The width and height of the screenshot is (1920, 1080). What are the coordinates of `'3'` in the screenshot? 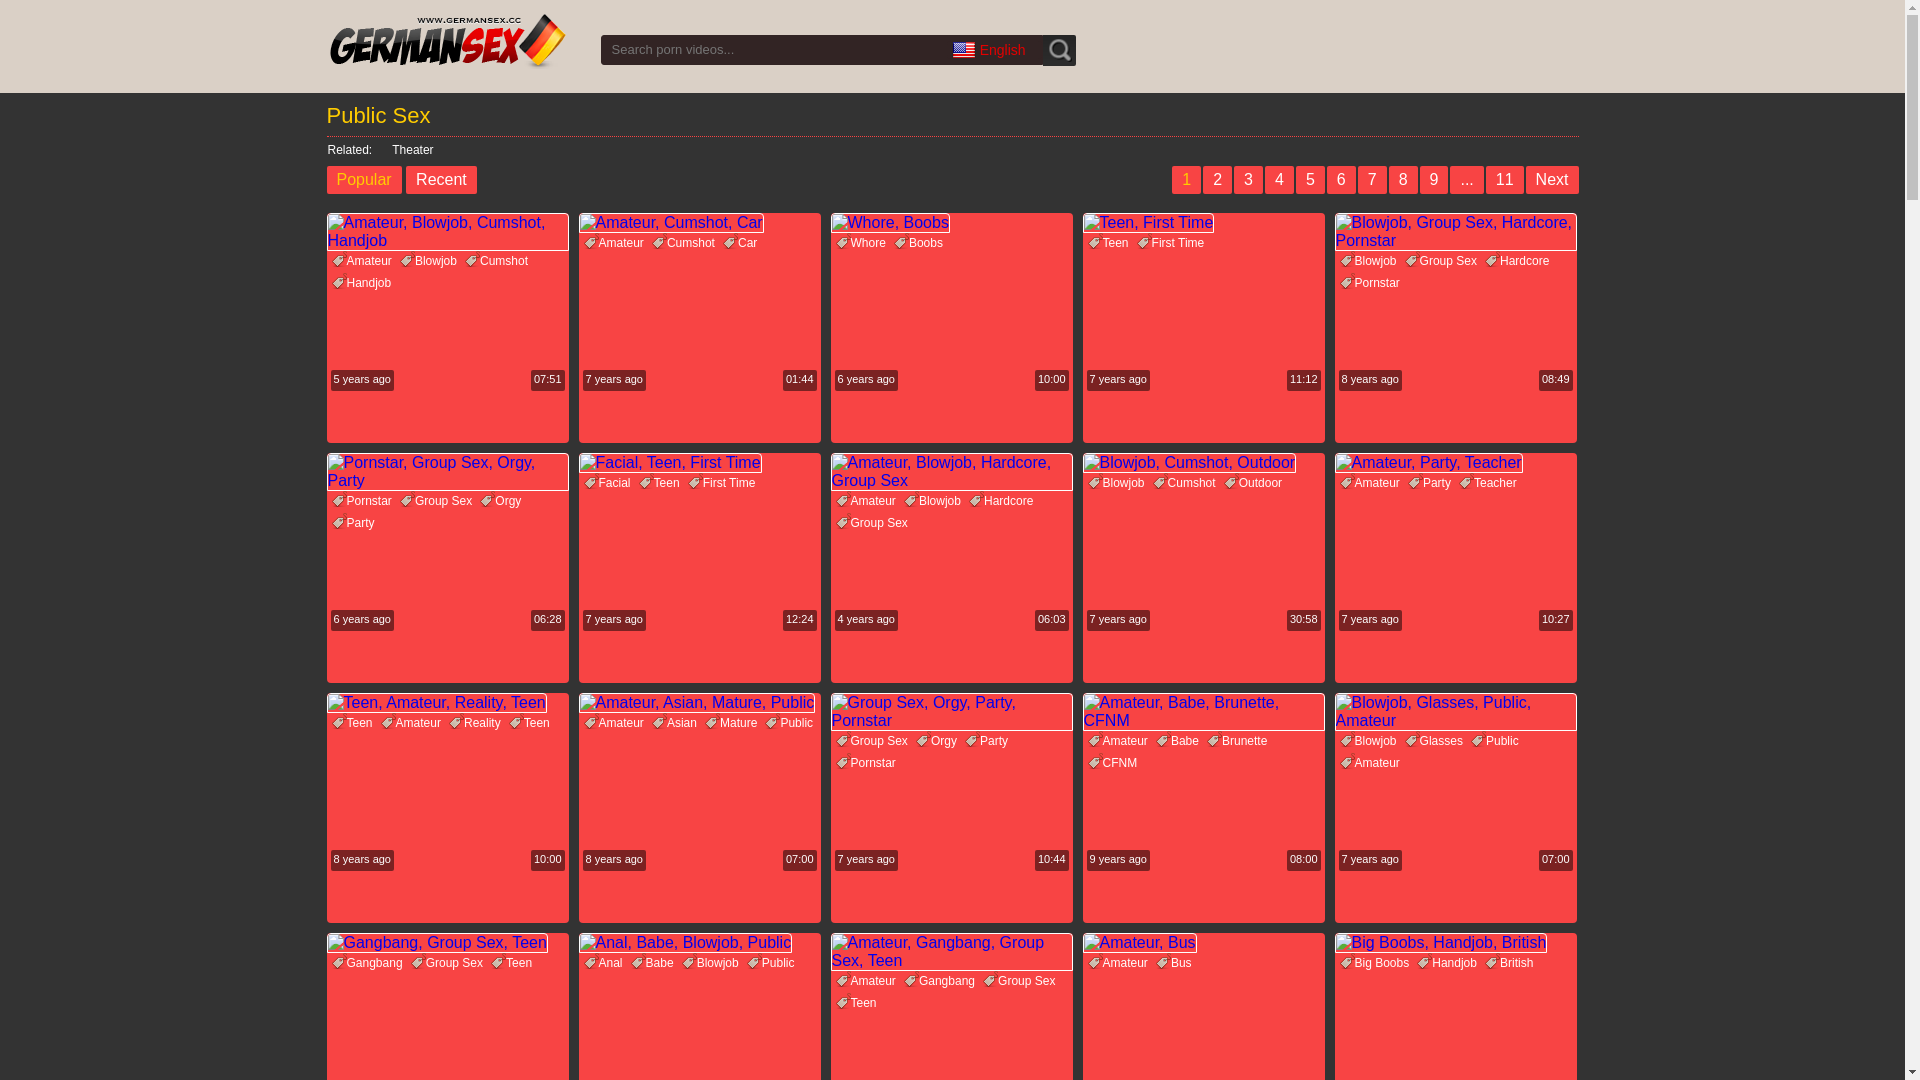 It's located at (1247, 180).